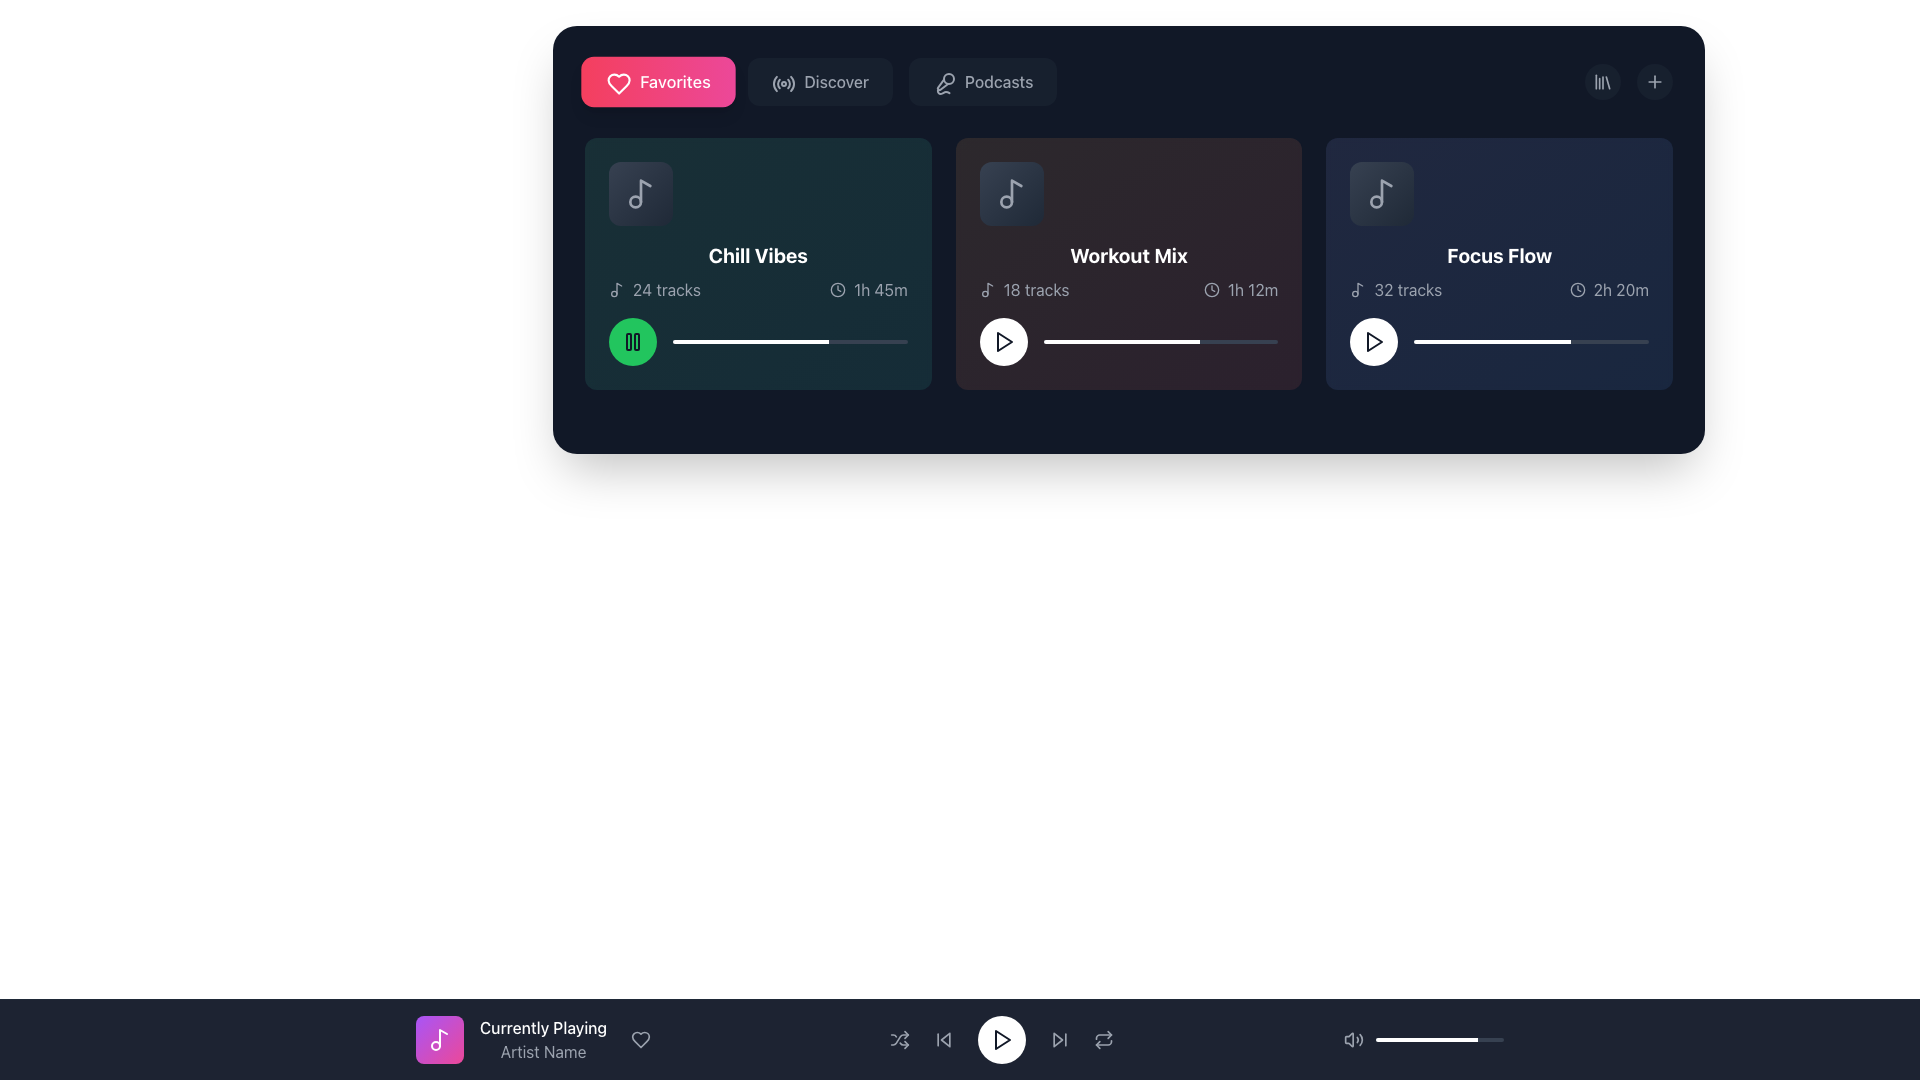  I want to click on the triangular-shaped play icon styled with a border, located within the circular background in the 'Focus Flow' card section, so click(1374, 341).